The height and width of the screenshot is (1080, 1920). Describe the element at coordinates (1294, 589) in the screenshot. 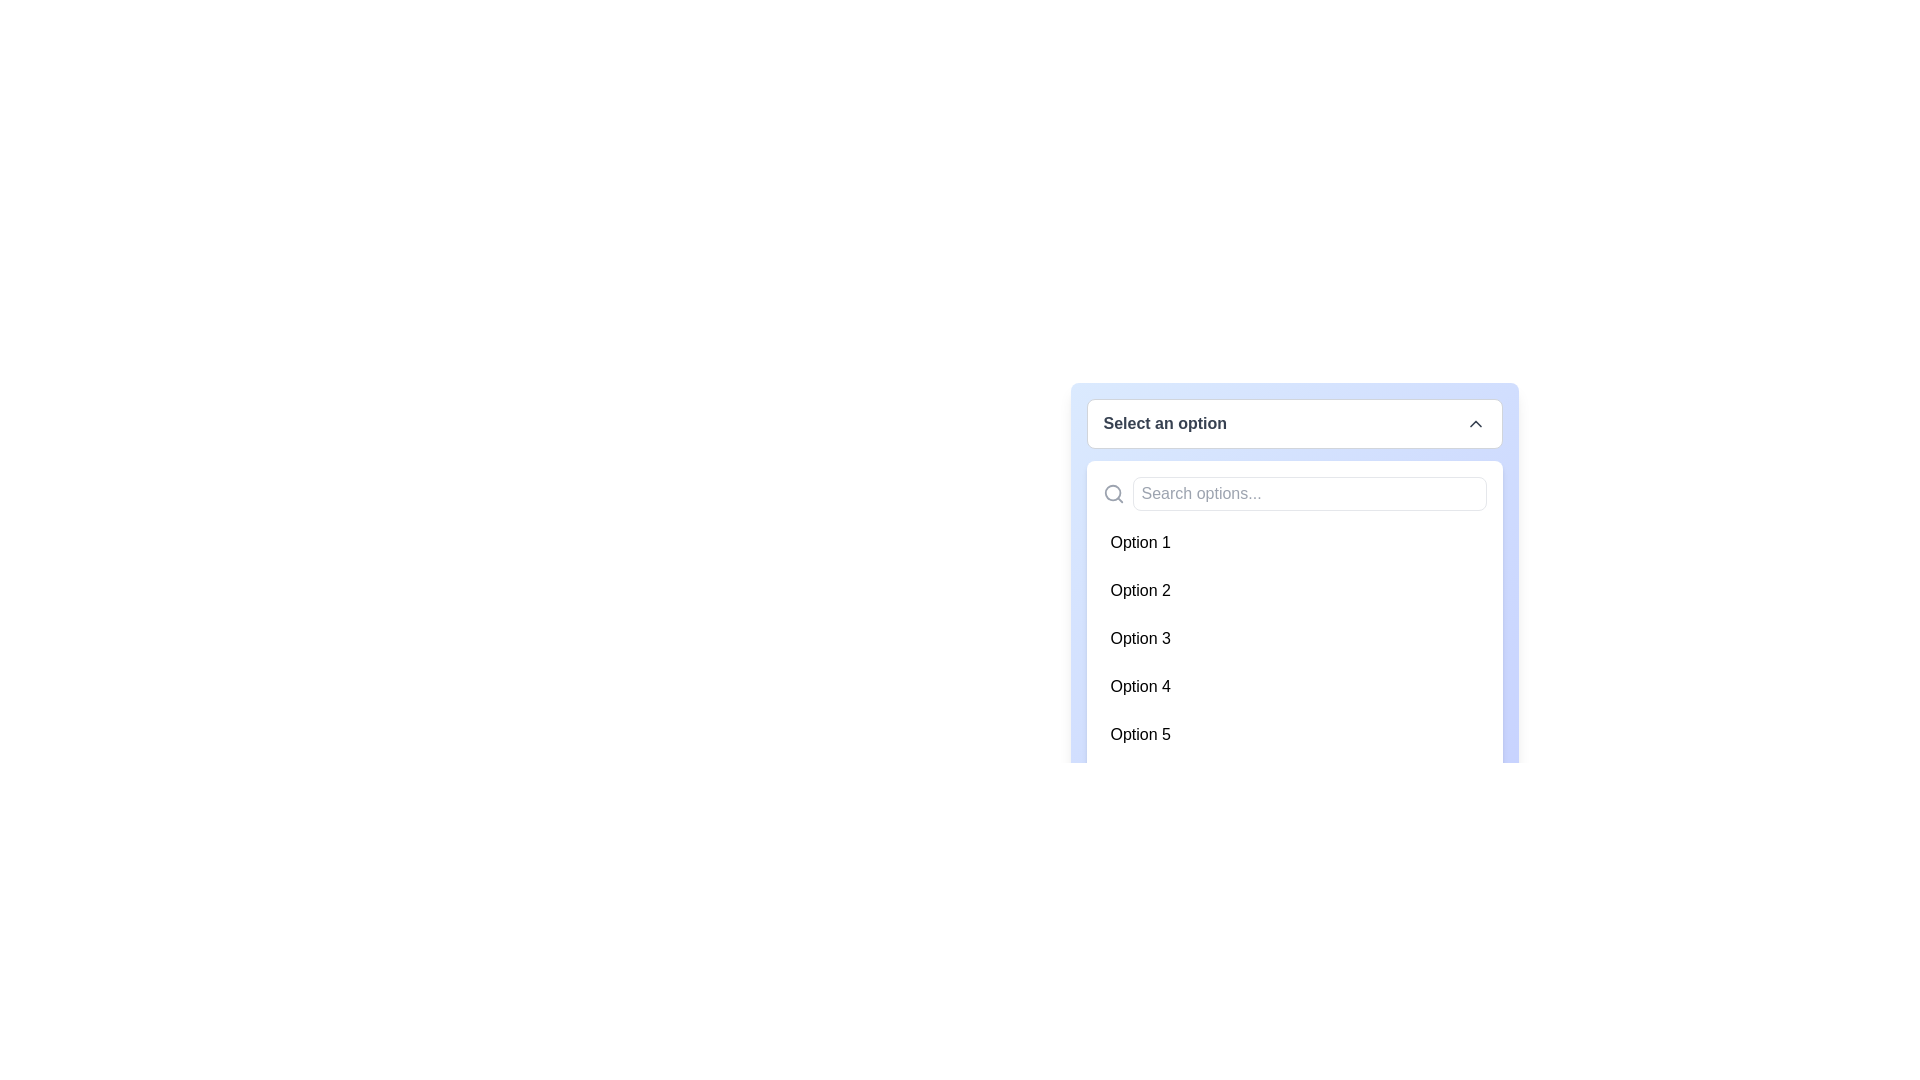

I see `the selectable item labeled 'Option 2' to trigger the hover effect` at that location.